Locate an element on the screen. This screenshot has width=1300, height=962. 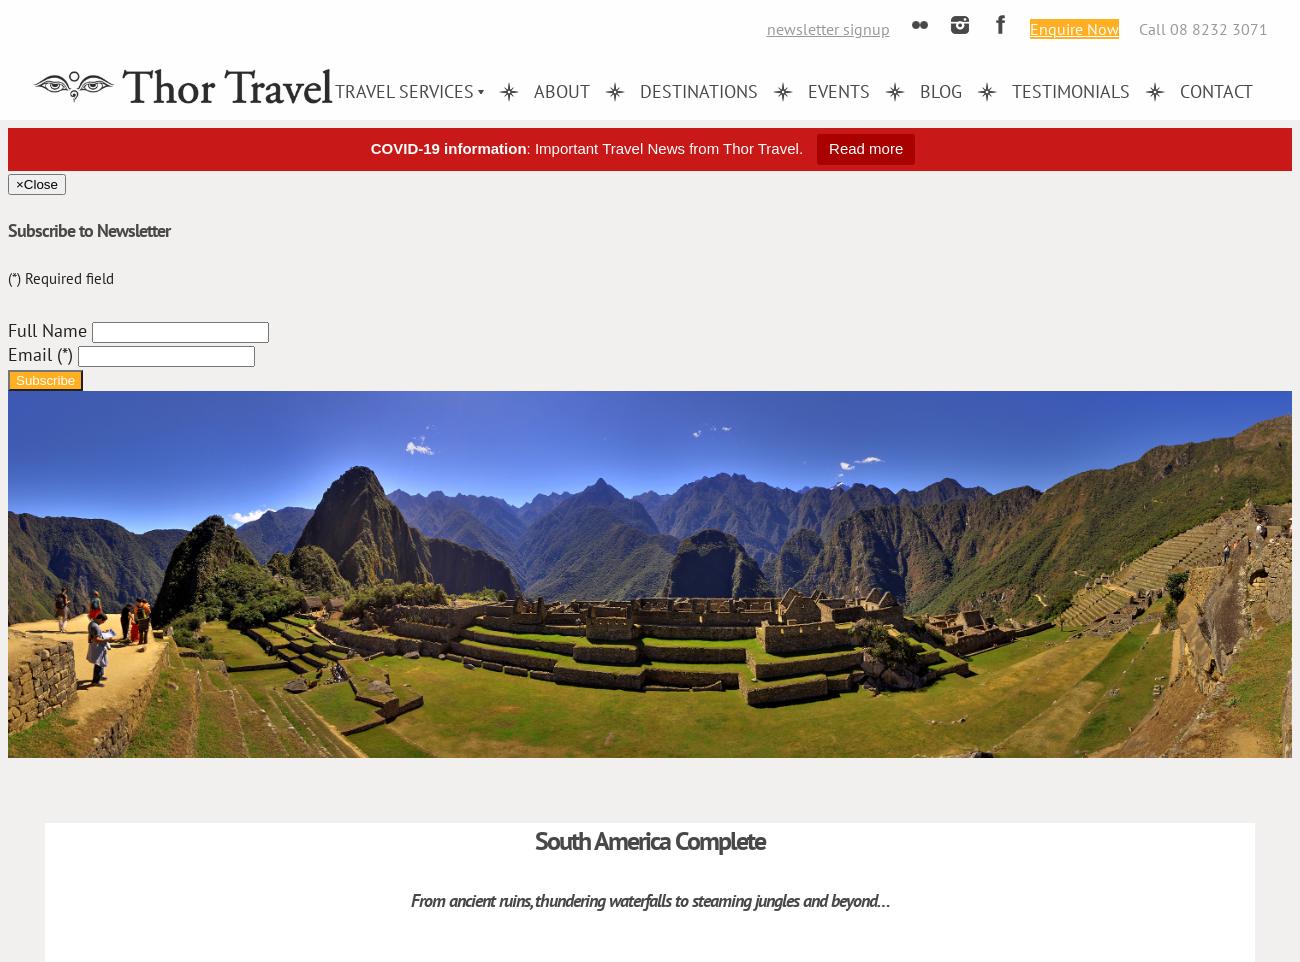
'Email' is located at coordinates (31, 353).